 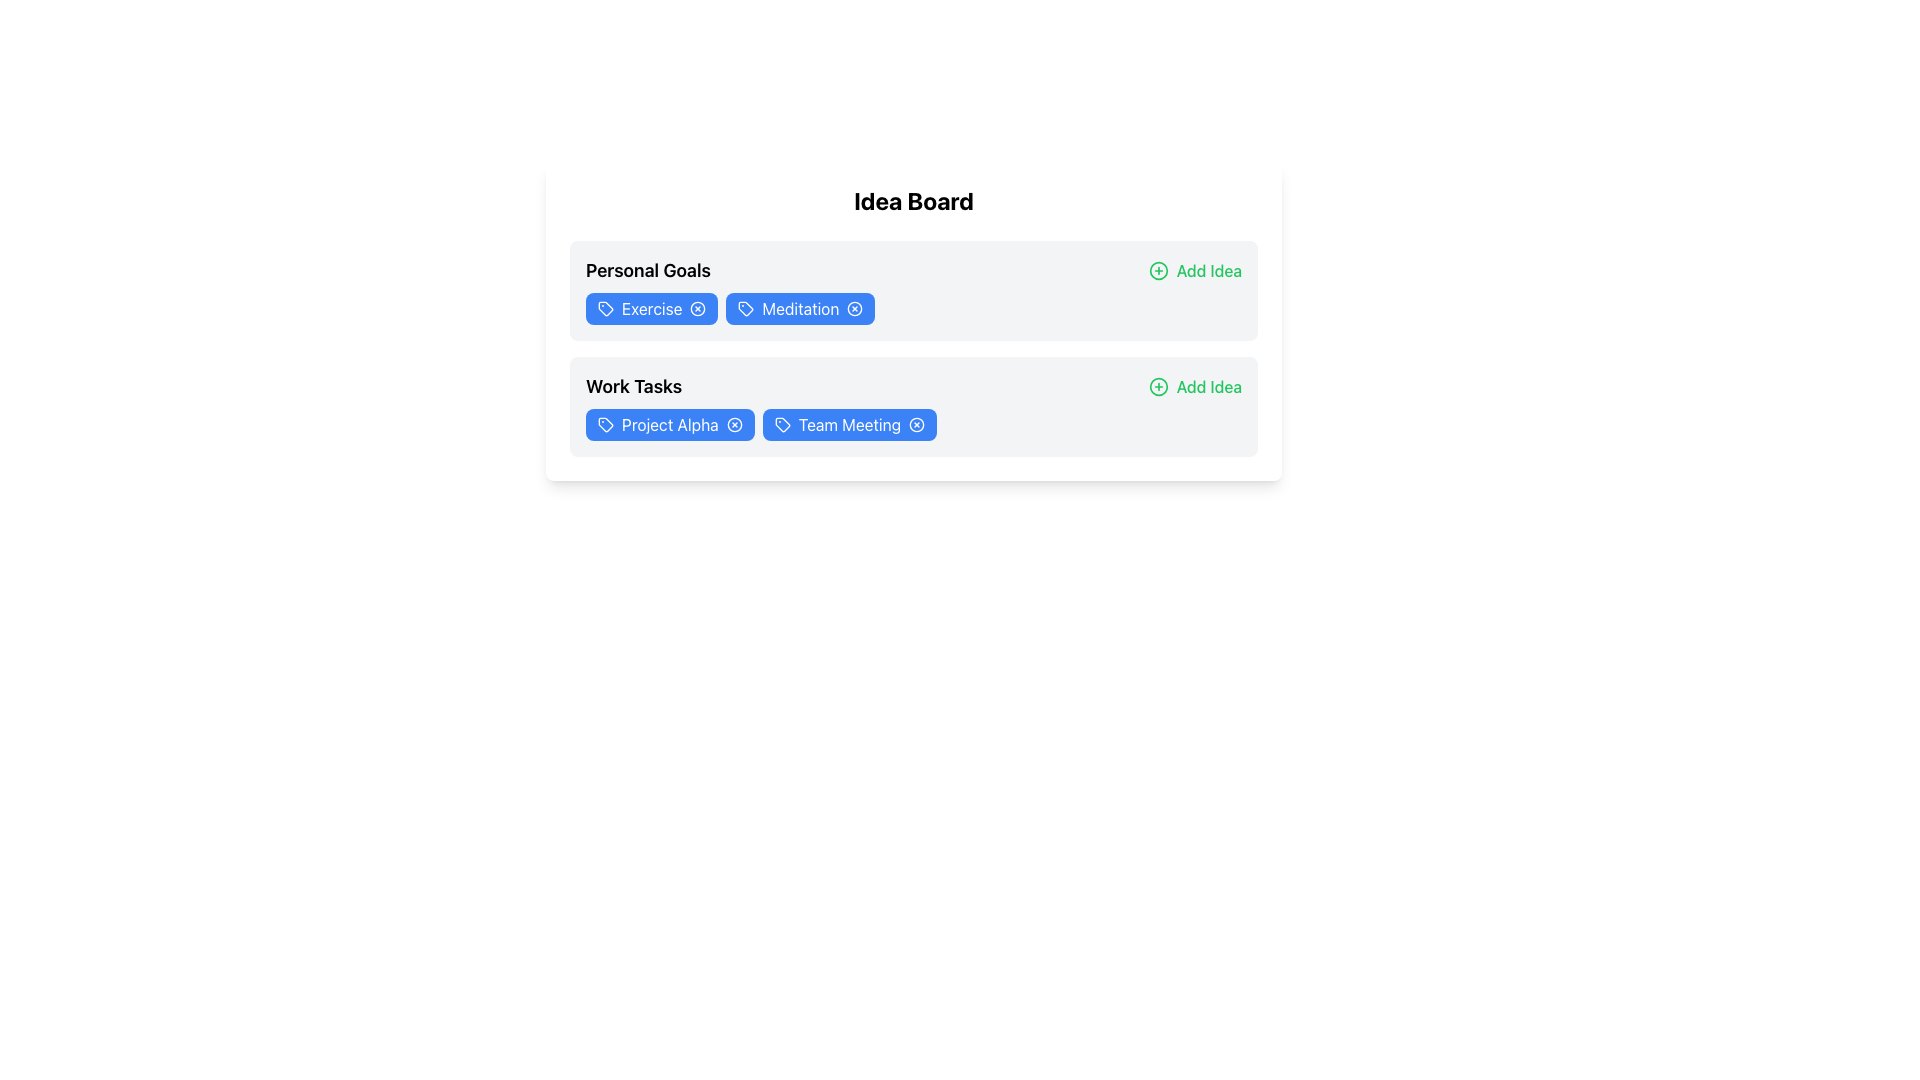 I want to click on the icon that represents the 'Project Alpha' button, which is the leftmost icon inside the blue button labeled 'Project Alpha' under the 'Work Tasks' category, so click(x=604, y=423).